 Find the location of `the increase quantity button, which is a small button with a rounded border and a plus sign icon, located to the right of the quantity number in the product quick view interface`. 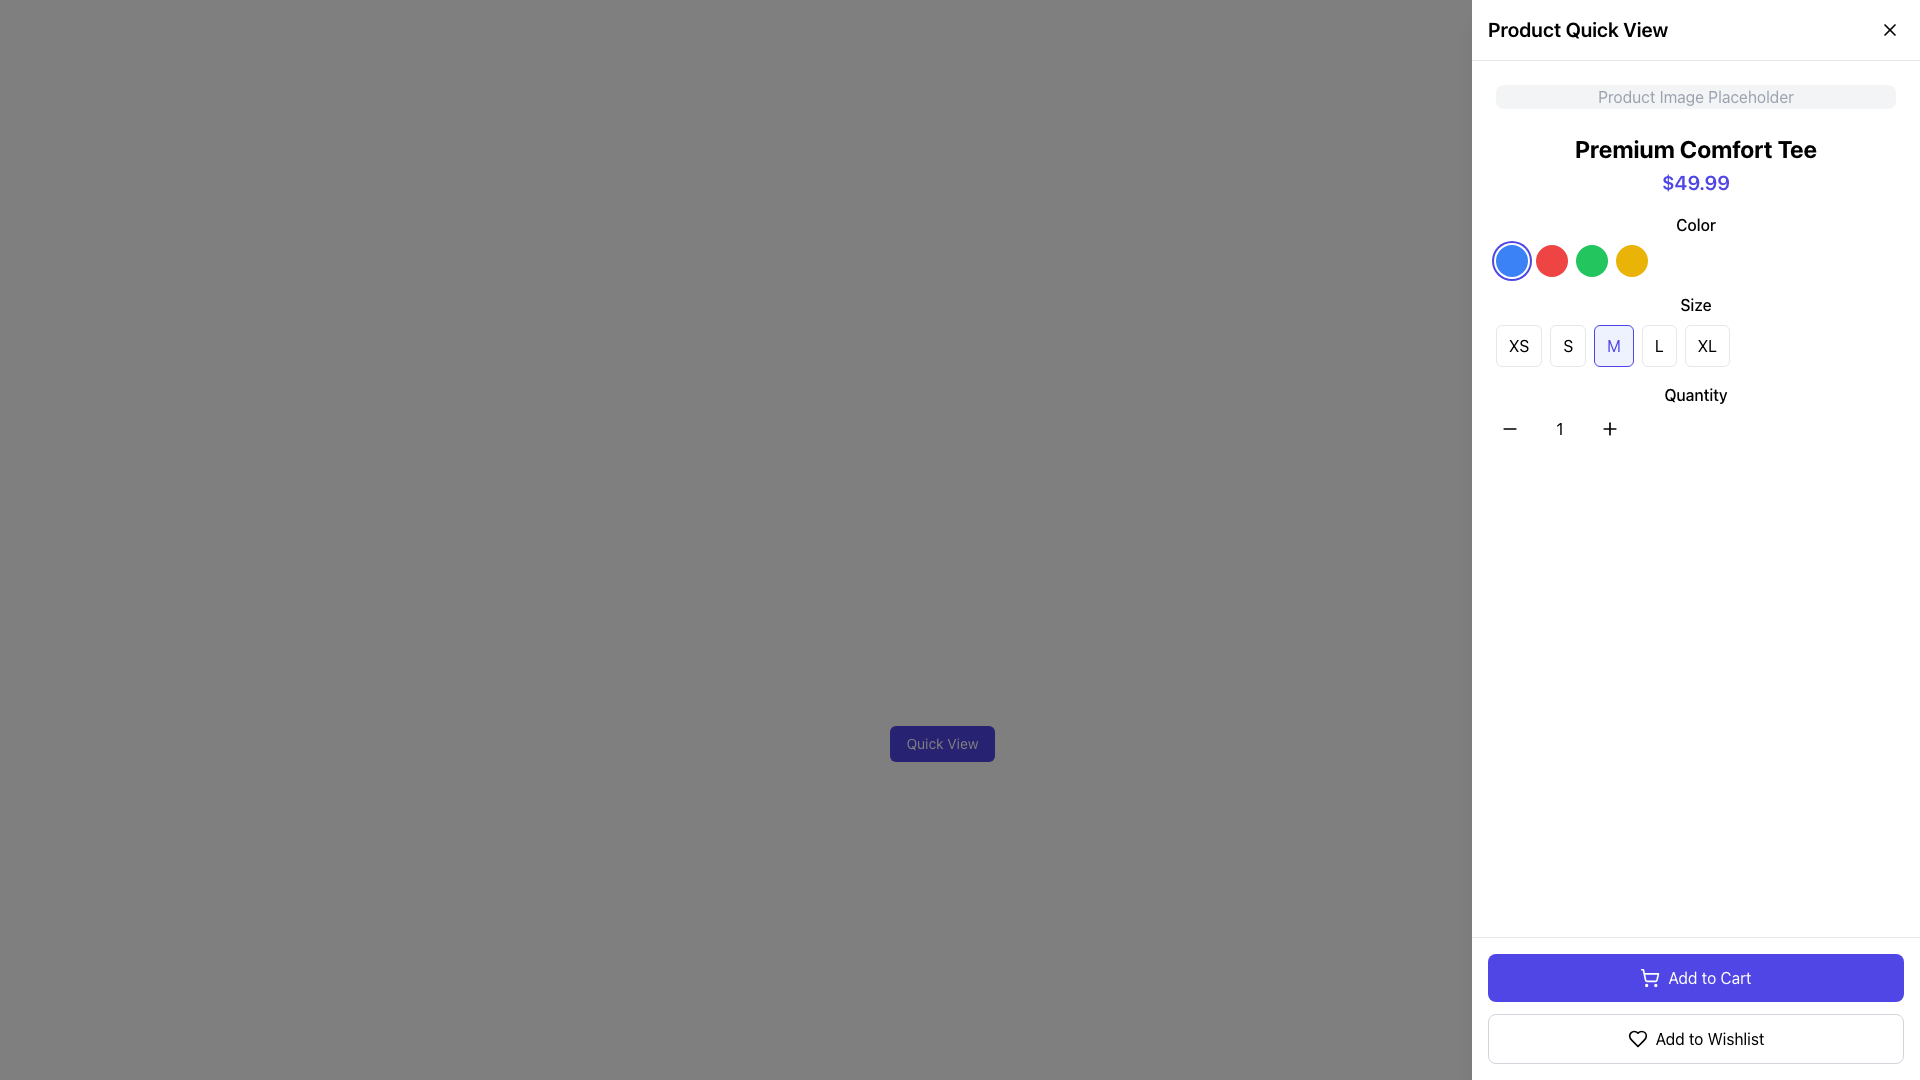

the increase quantity button, which is a small button with a rounded border and a plus sign icon, located to the right of the quantity number in the product quick view interface is located at coordinates (1609, 427).